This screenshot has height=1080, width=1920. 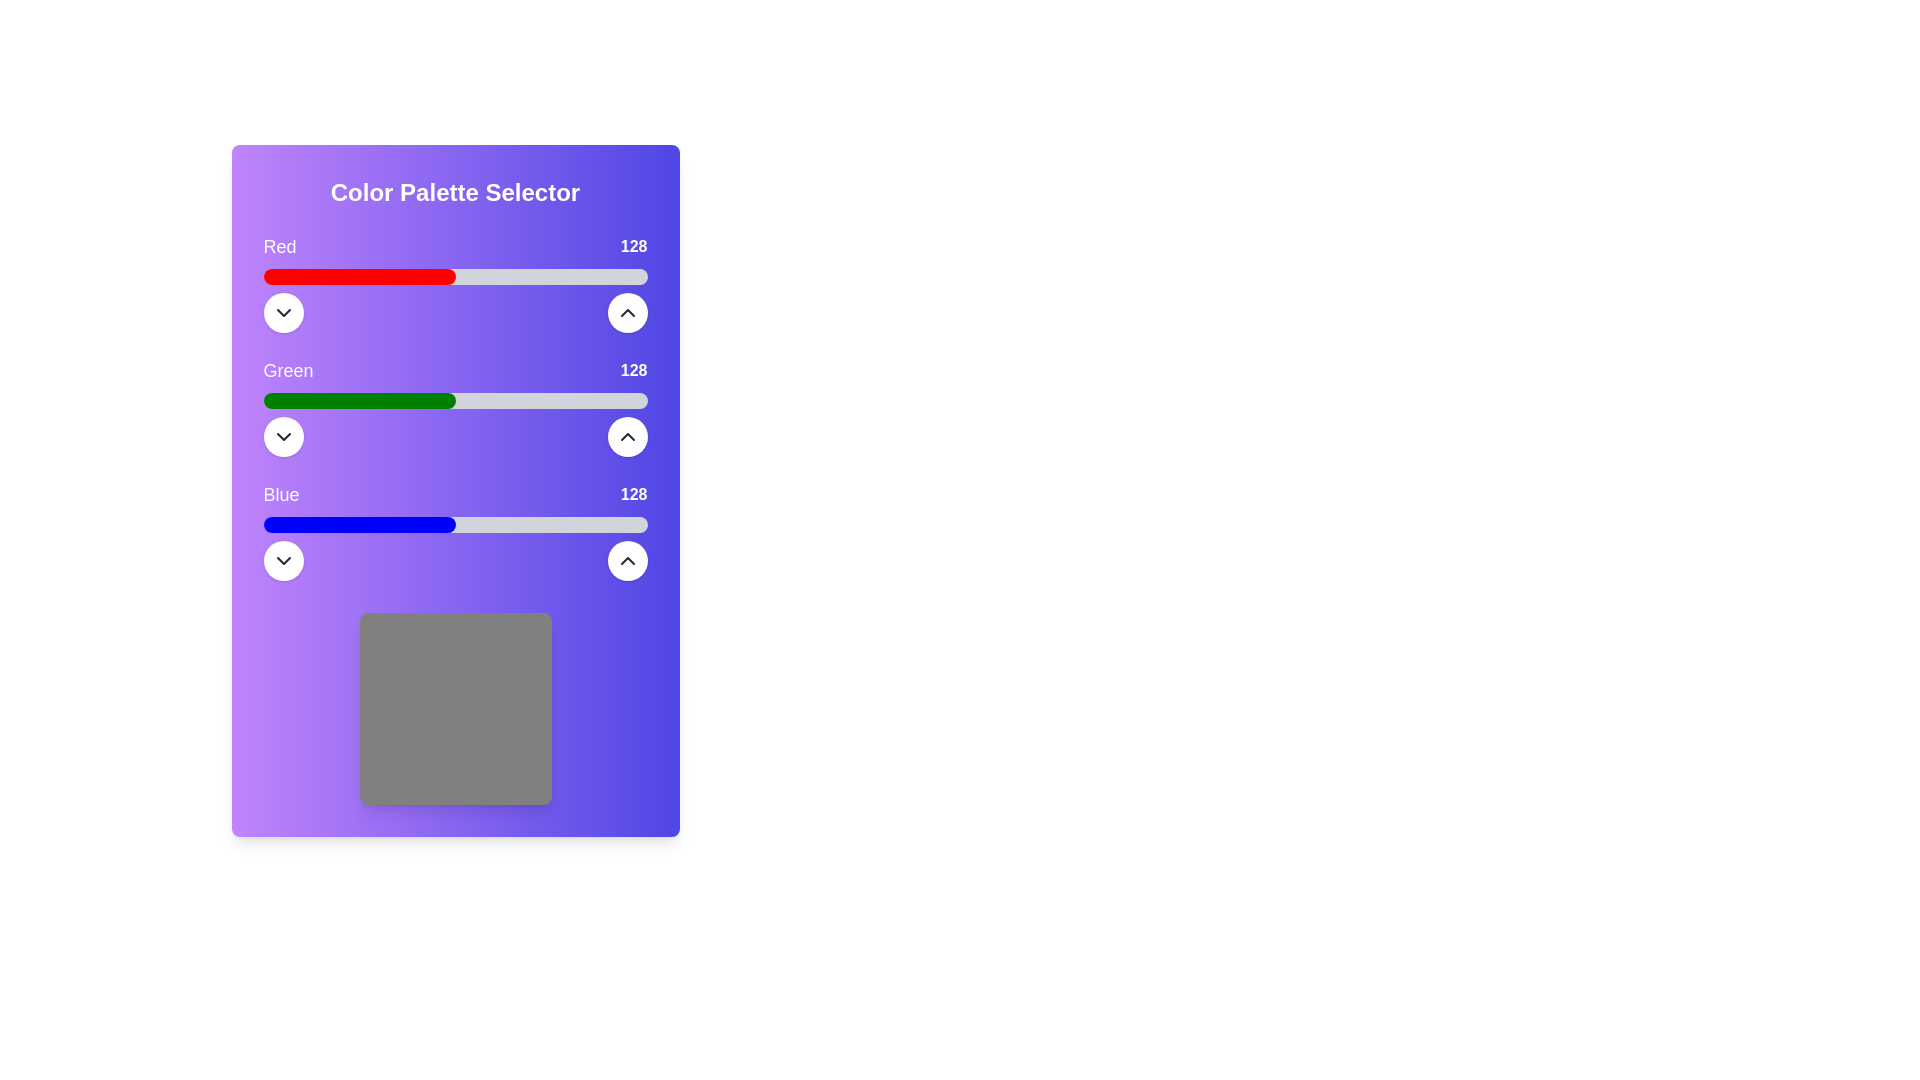 What do you see at coordinates (454, 282) in the screenshot?
I see `the progress bar representing the intensity of the red component, labeled 'Red', in the 'Color Palette Selector' section` at bounding box center [454, 282].